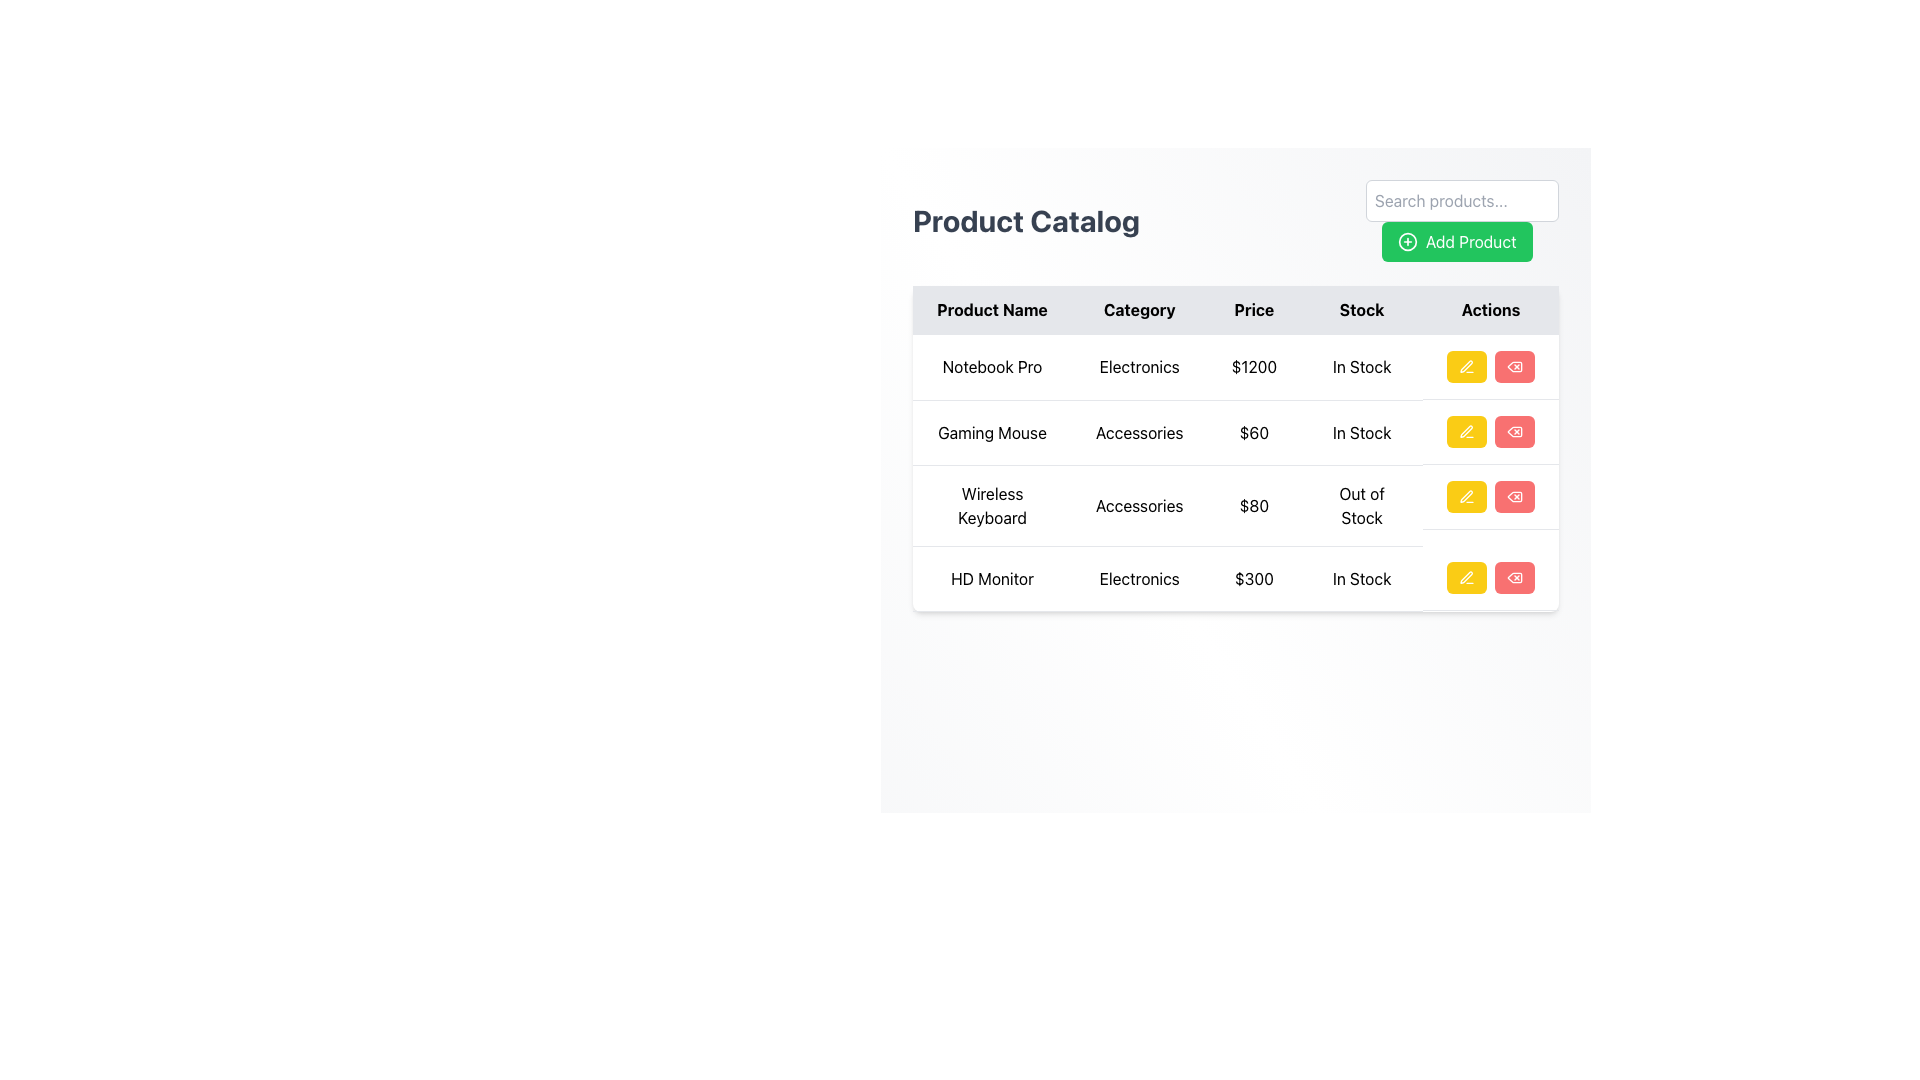 The height and width of the screenshot is (1080, 1920). What do you see at coordinates (1139, 578) in the screenshot?
I see `the static text label displaying the category of the product 'HD Monitor', located in the second cell of the table row under the 'Category' column` at bounding box center [1139, 578].